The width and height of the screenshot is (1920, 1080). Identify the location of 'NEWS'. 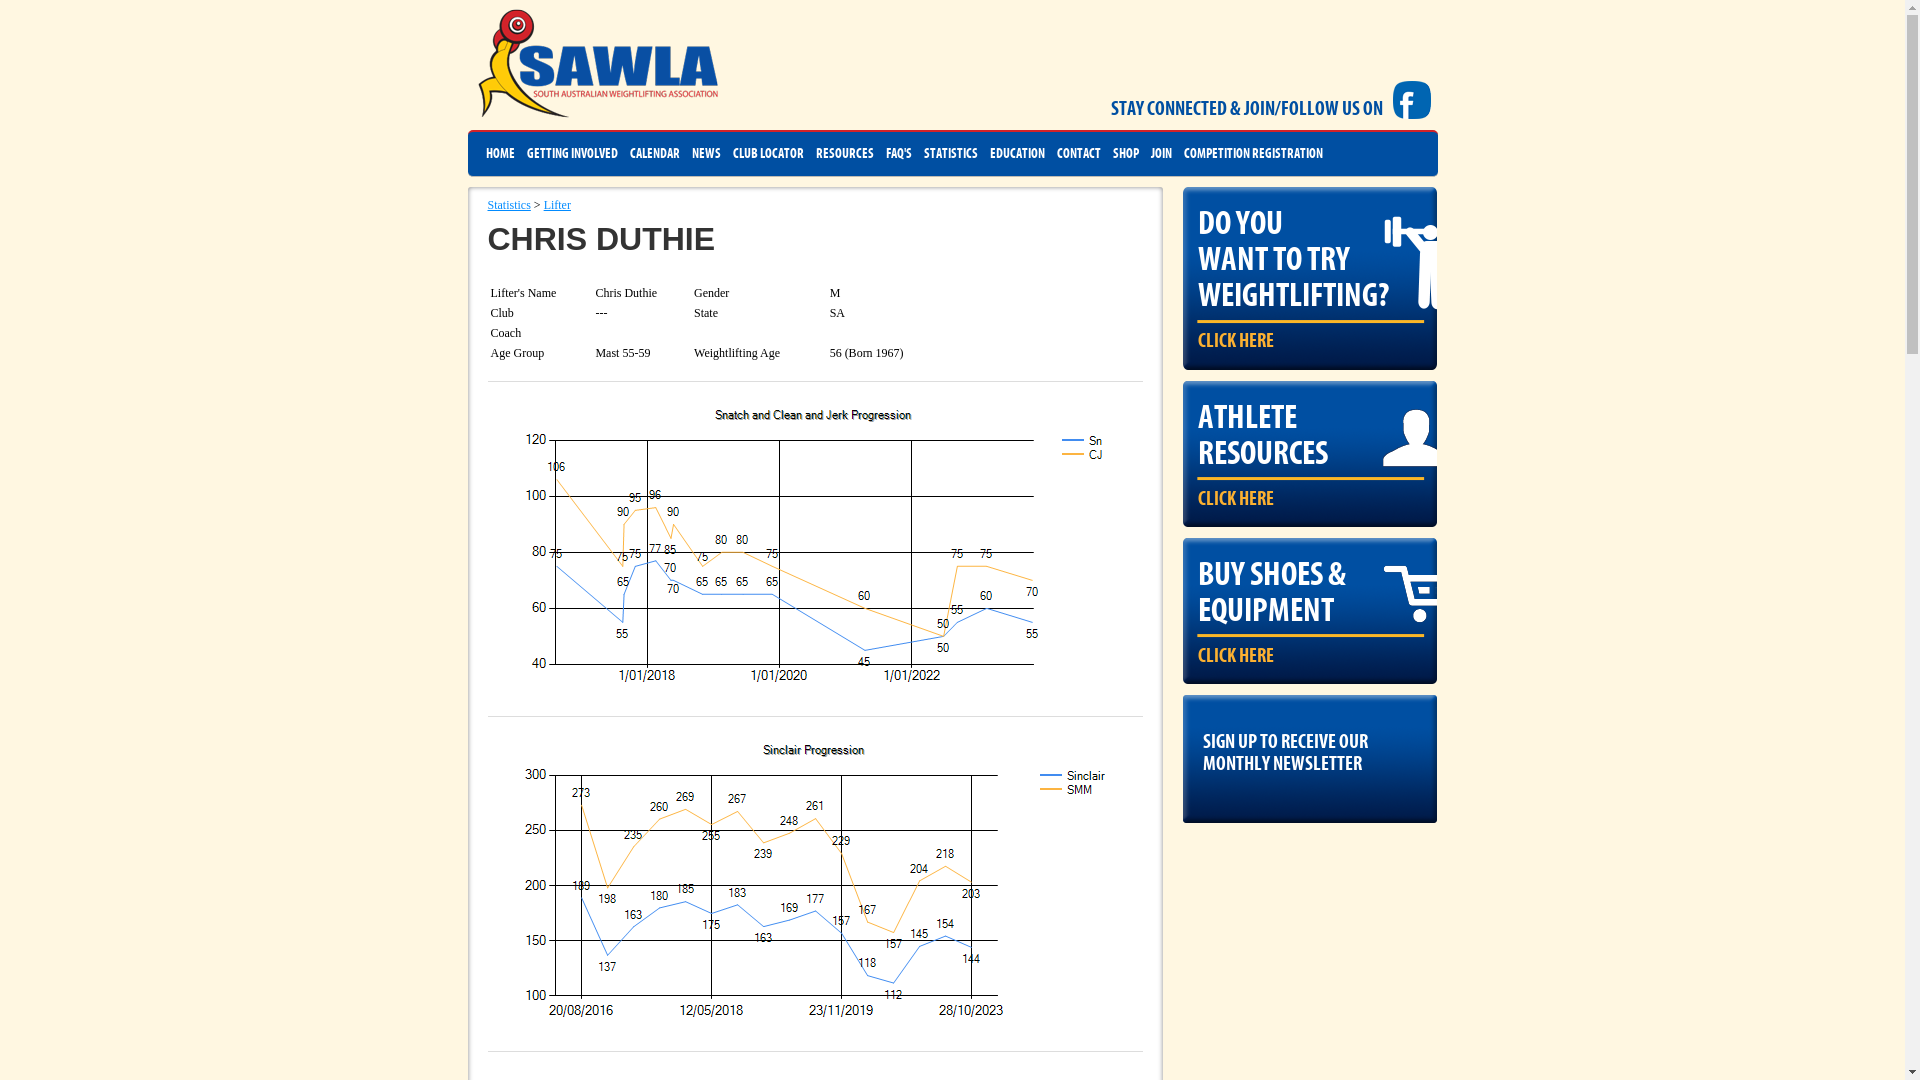
(691, 153).